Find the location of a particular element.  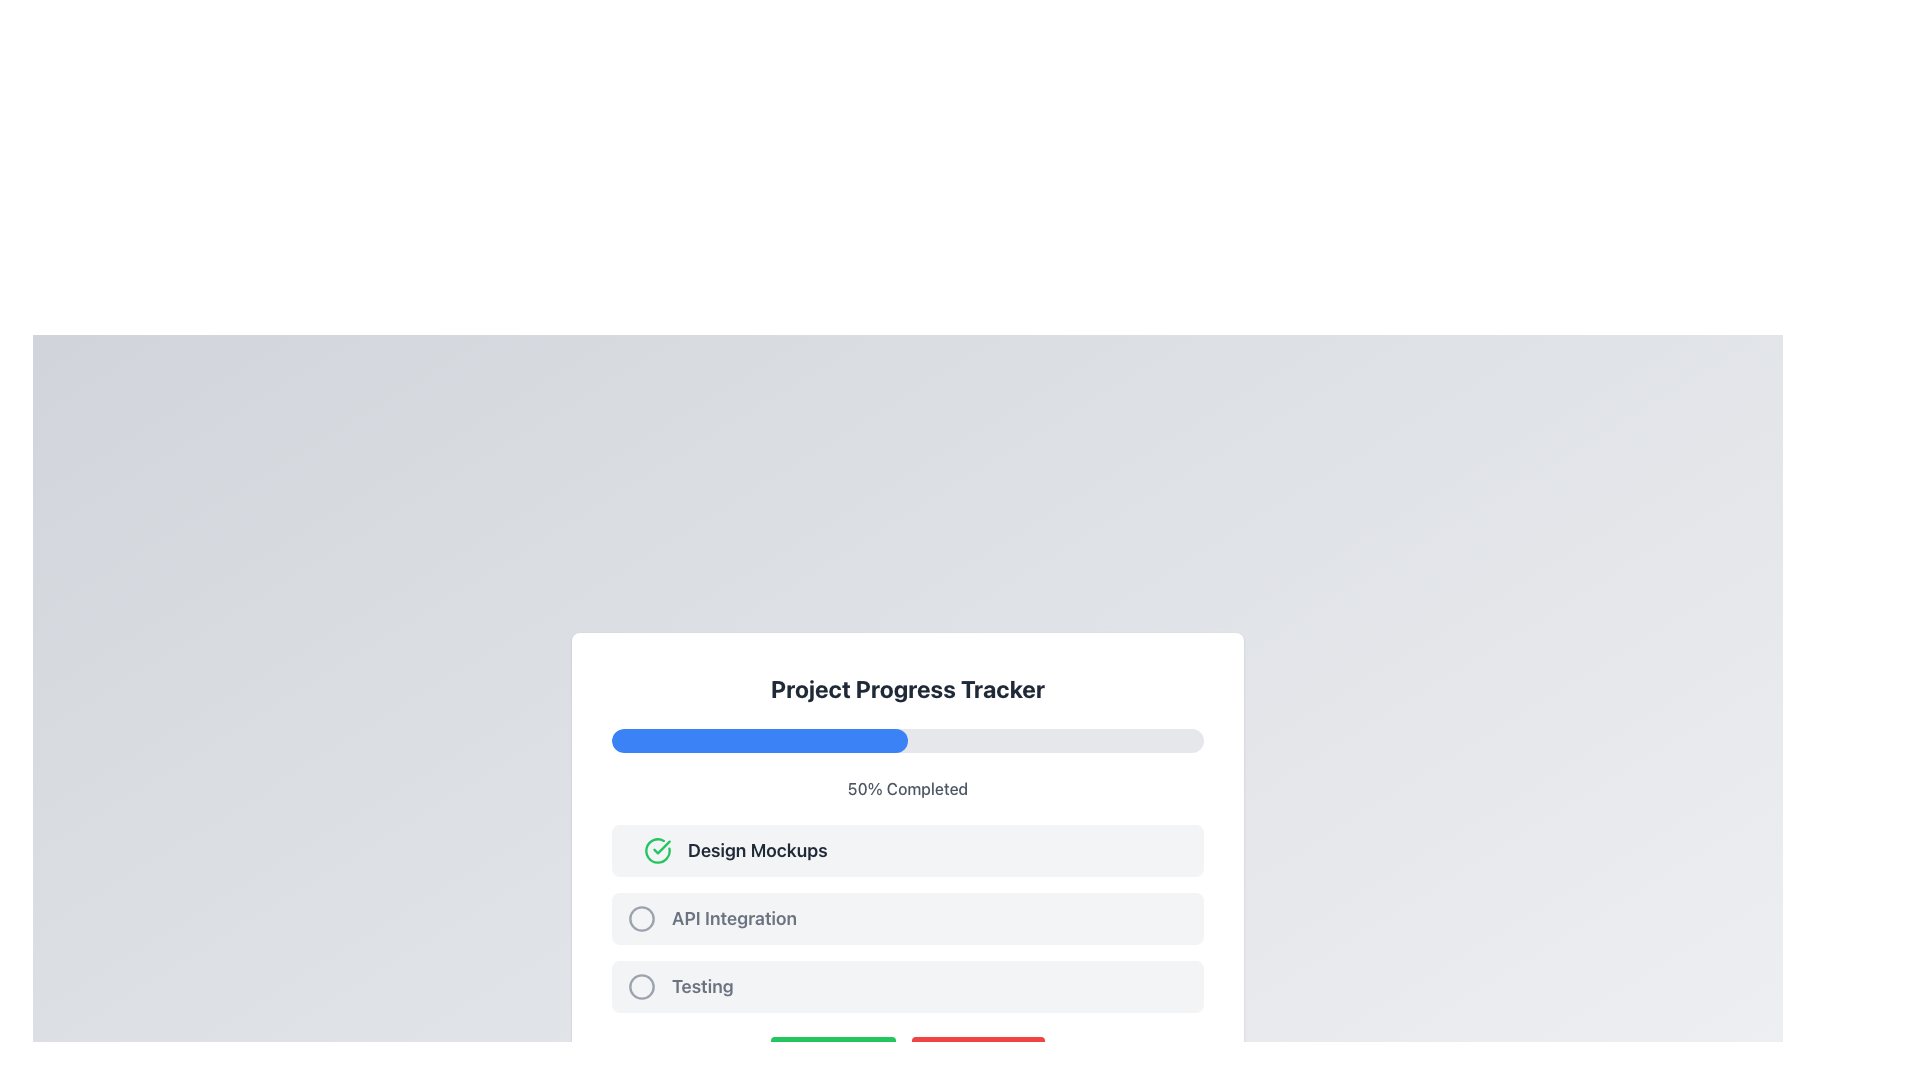

the non-interactive graphical circle element that is part of the 'API Integration' entry in the progress tracker, which is located to the left of the text label 'API Integration' is located at coordinates (642, 918).